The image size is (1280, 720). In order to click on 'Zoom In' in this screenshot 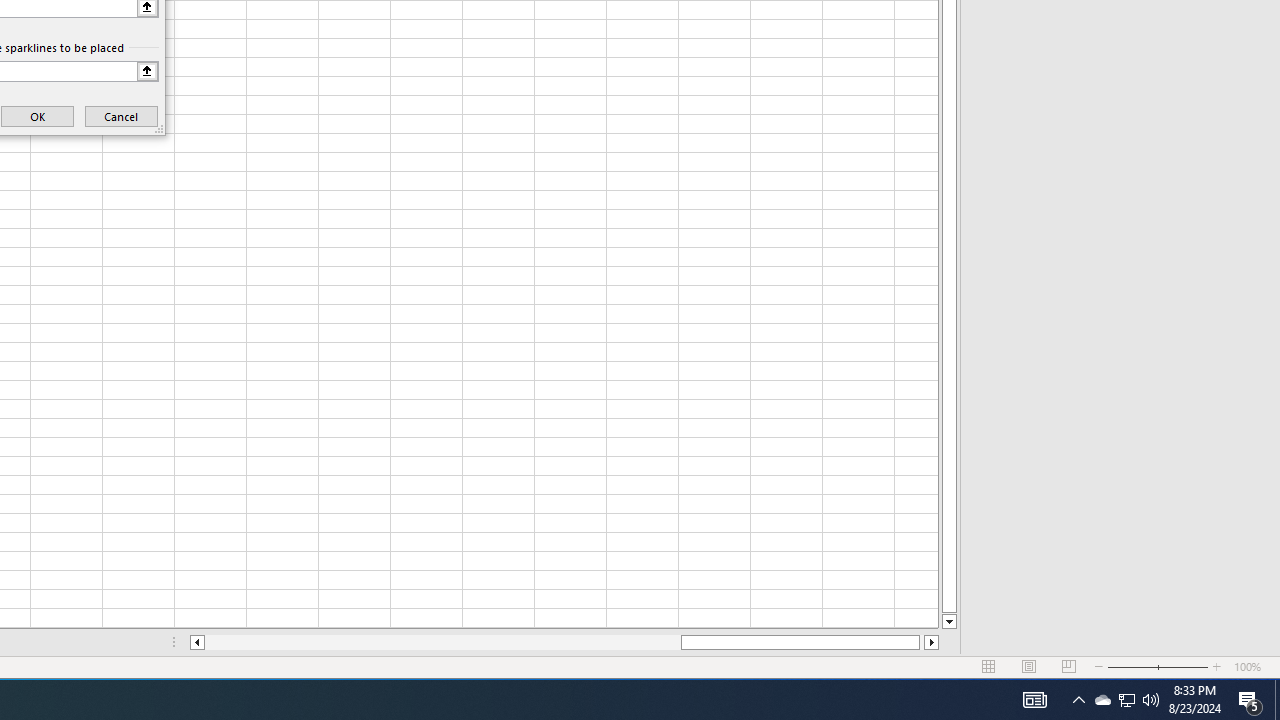, I will do `click(1216, 667)`.